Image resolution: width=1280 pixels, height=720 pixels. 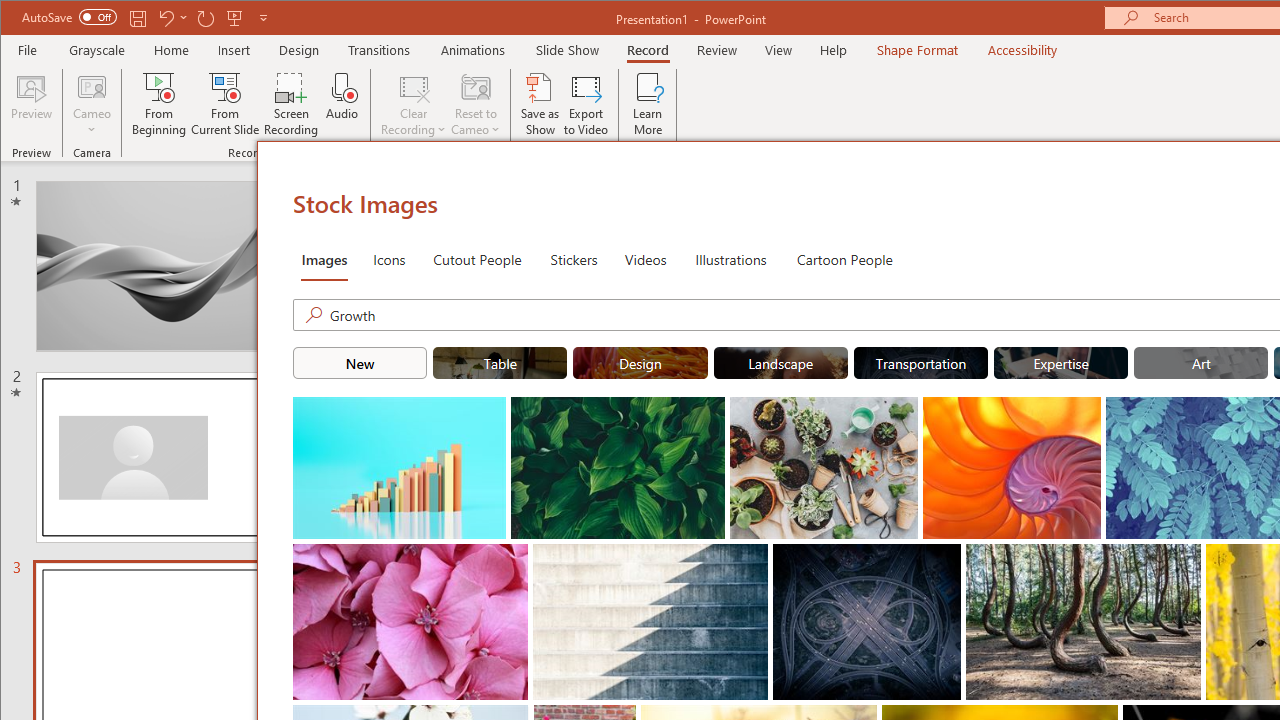 I want to click on 'View', so click(x=778, y=49).